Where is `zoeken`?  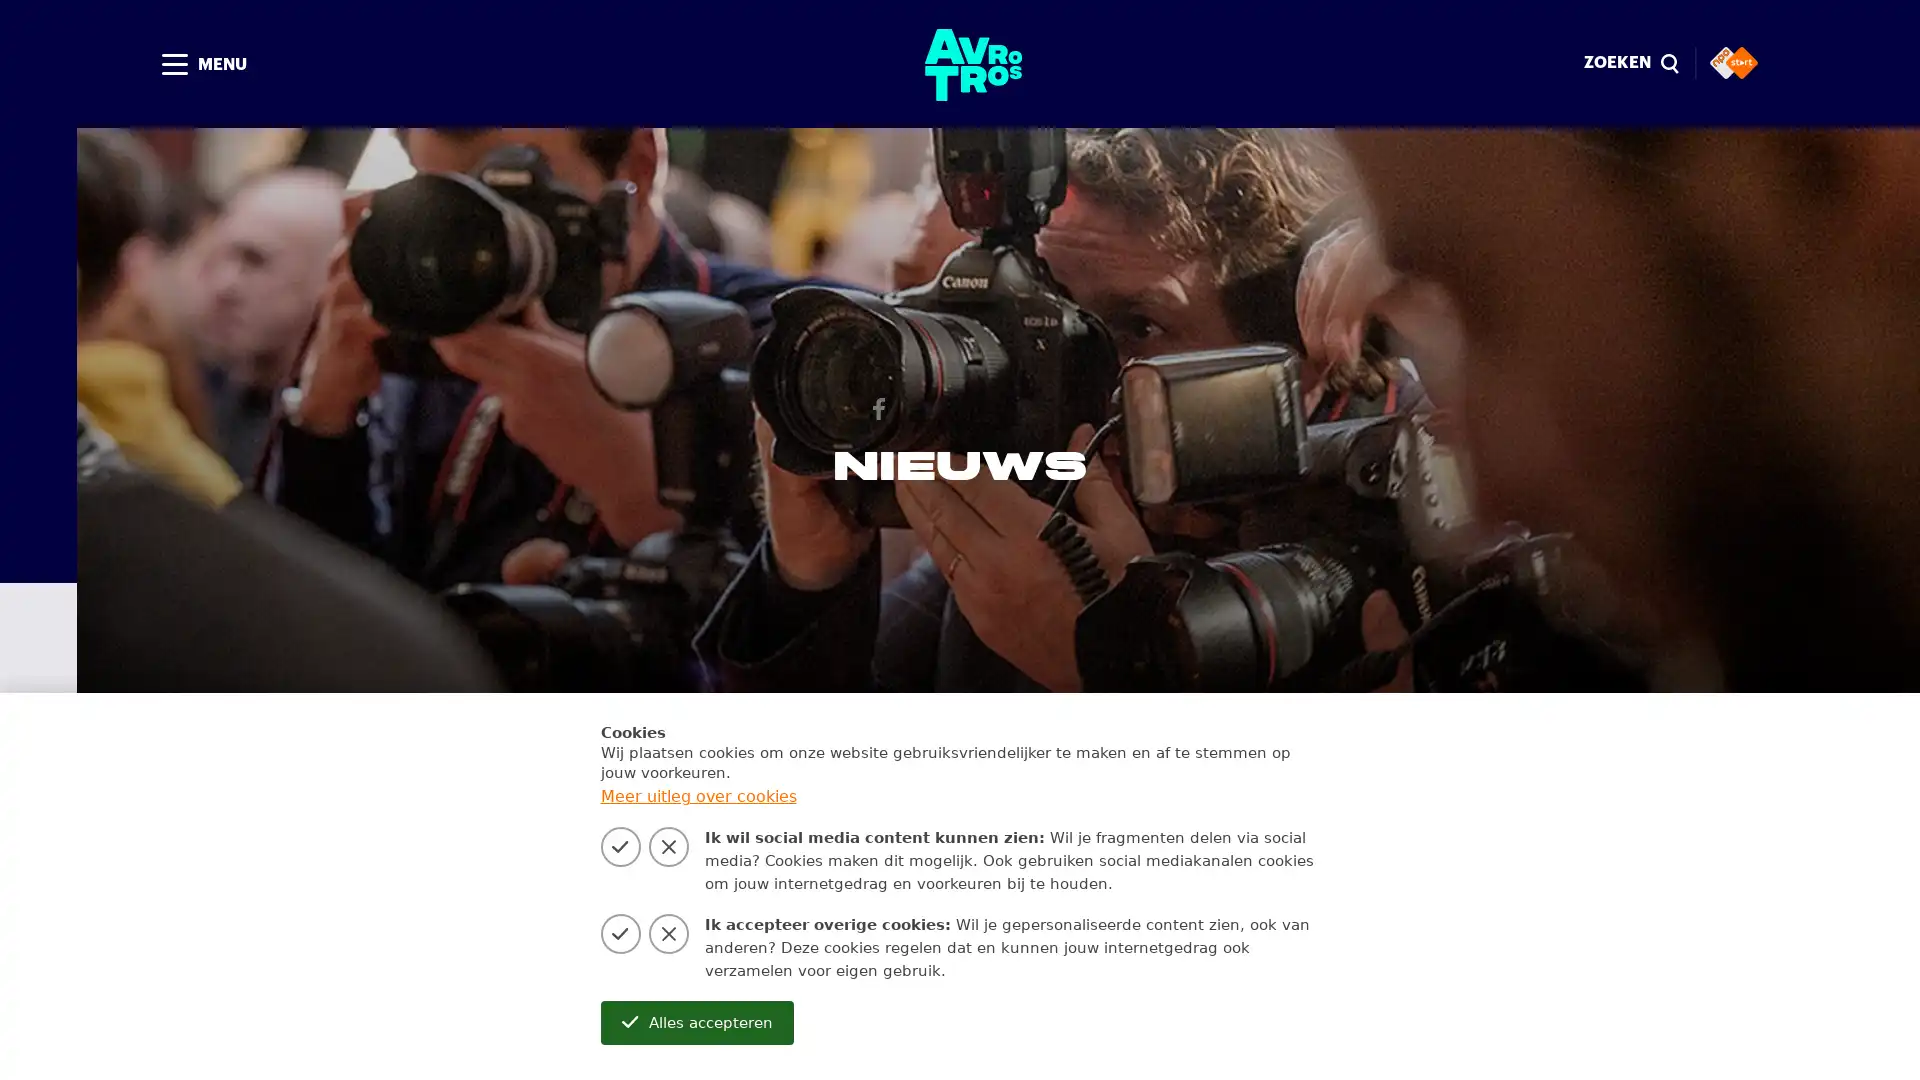 zoeken is located at coordinates (1122, 824).